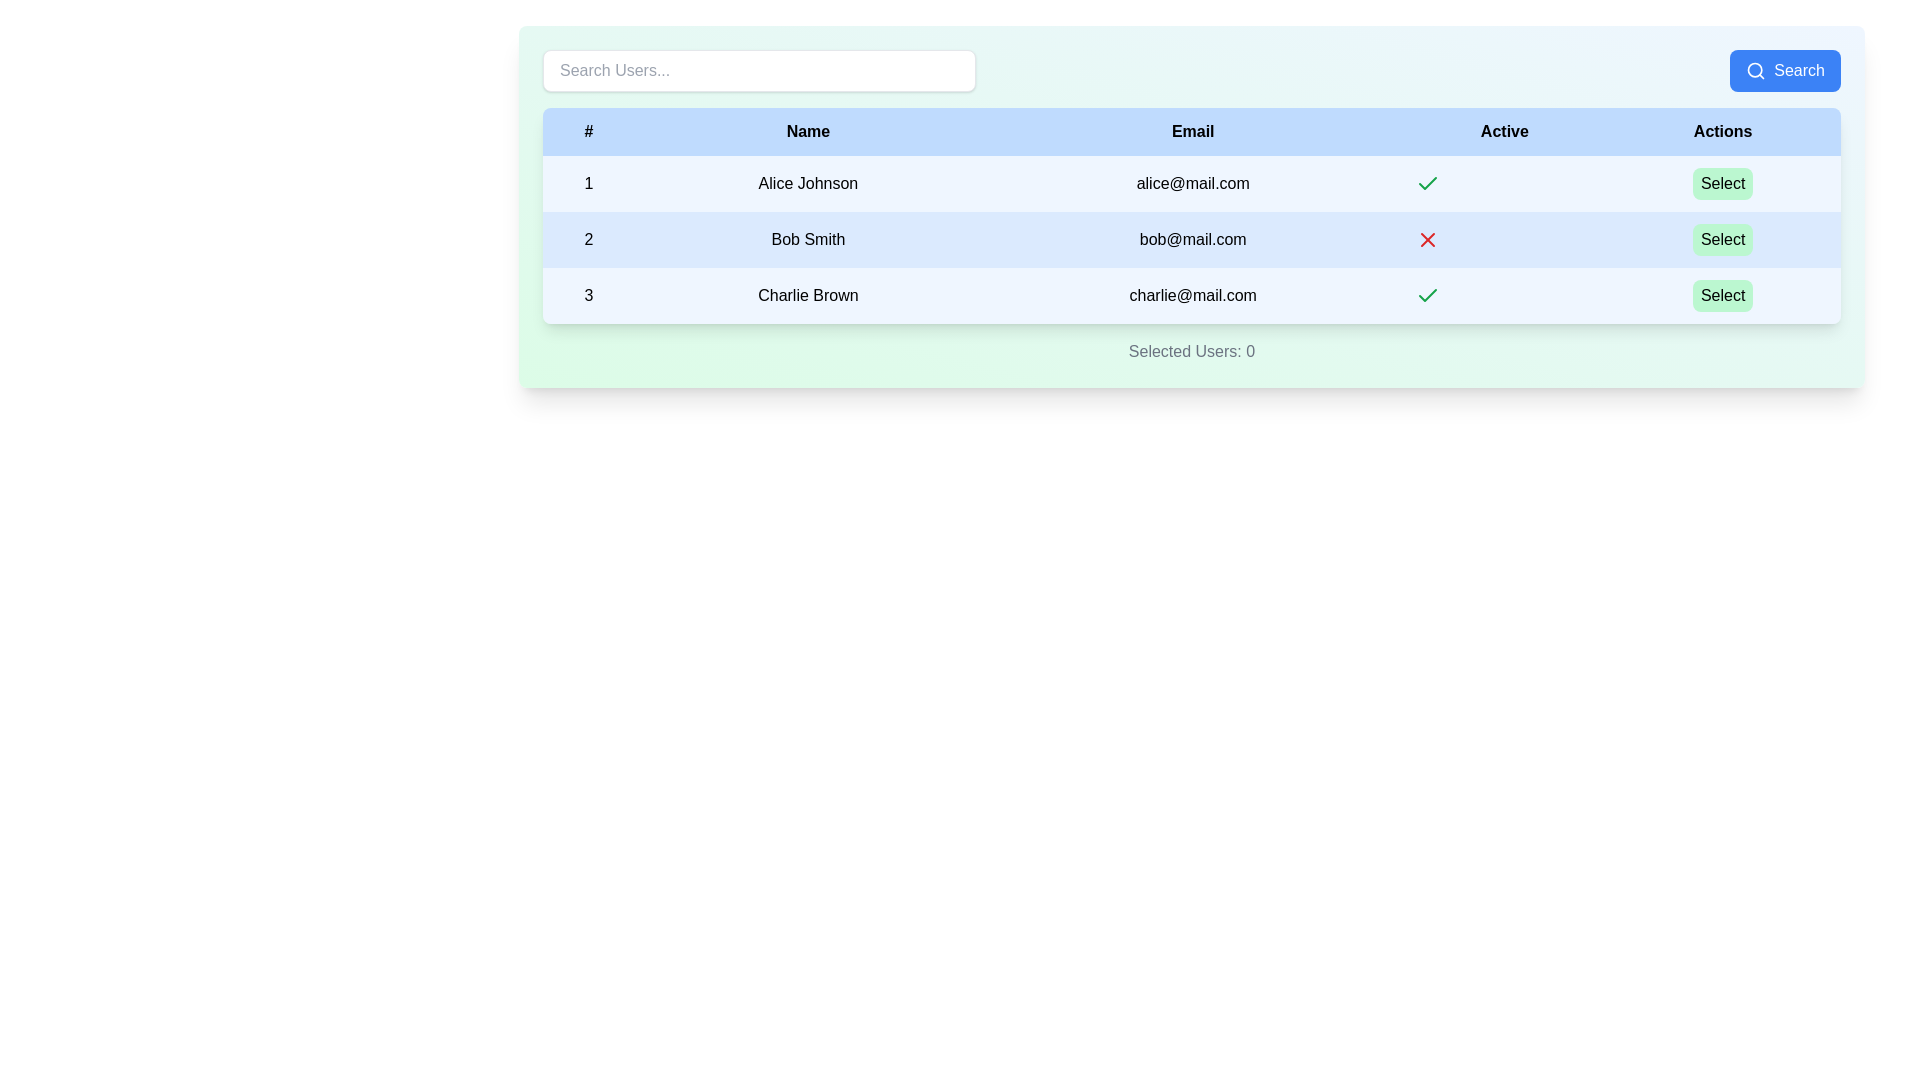  Describe the element at coordinates (1722, 184) in the screenshot. I see `the actionable button in the 'Actions' column of the table that corresponds to 'Alice Johnson' in row labeled '1'` at that location.